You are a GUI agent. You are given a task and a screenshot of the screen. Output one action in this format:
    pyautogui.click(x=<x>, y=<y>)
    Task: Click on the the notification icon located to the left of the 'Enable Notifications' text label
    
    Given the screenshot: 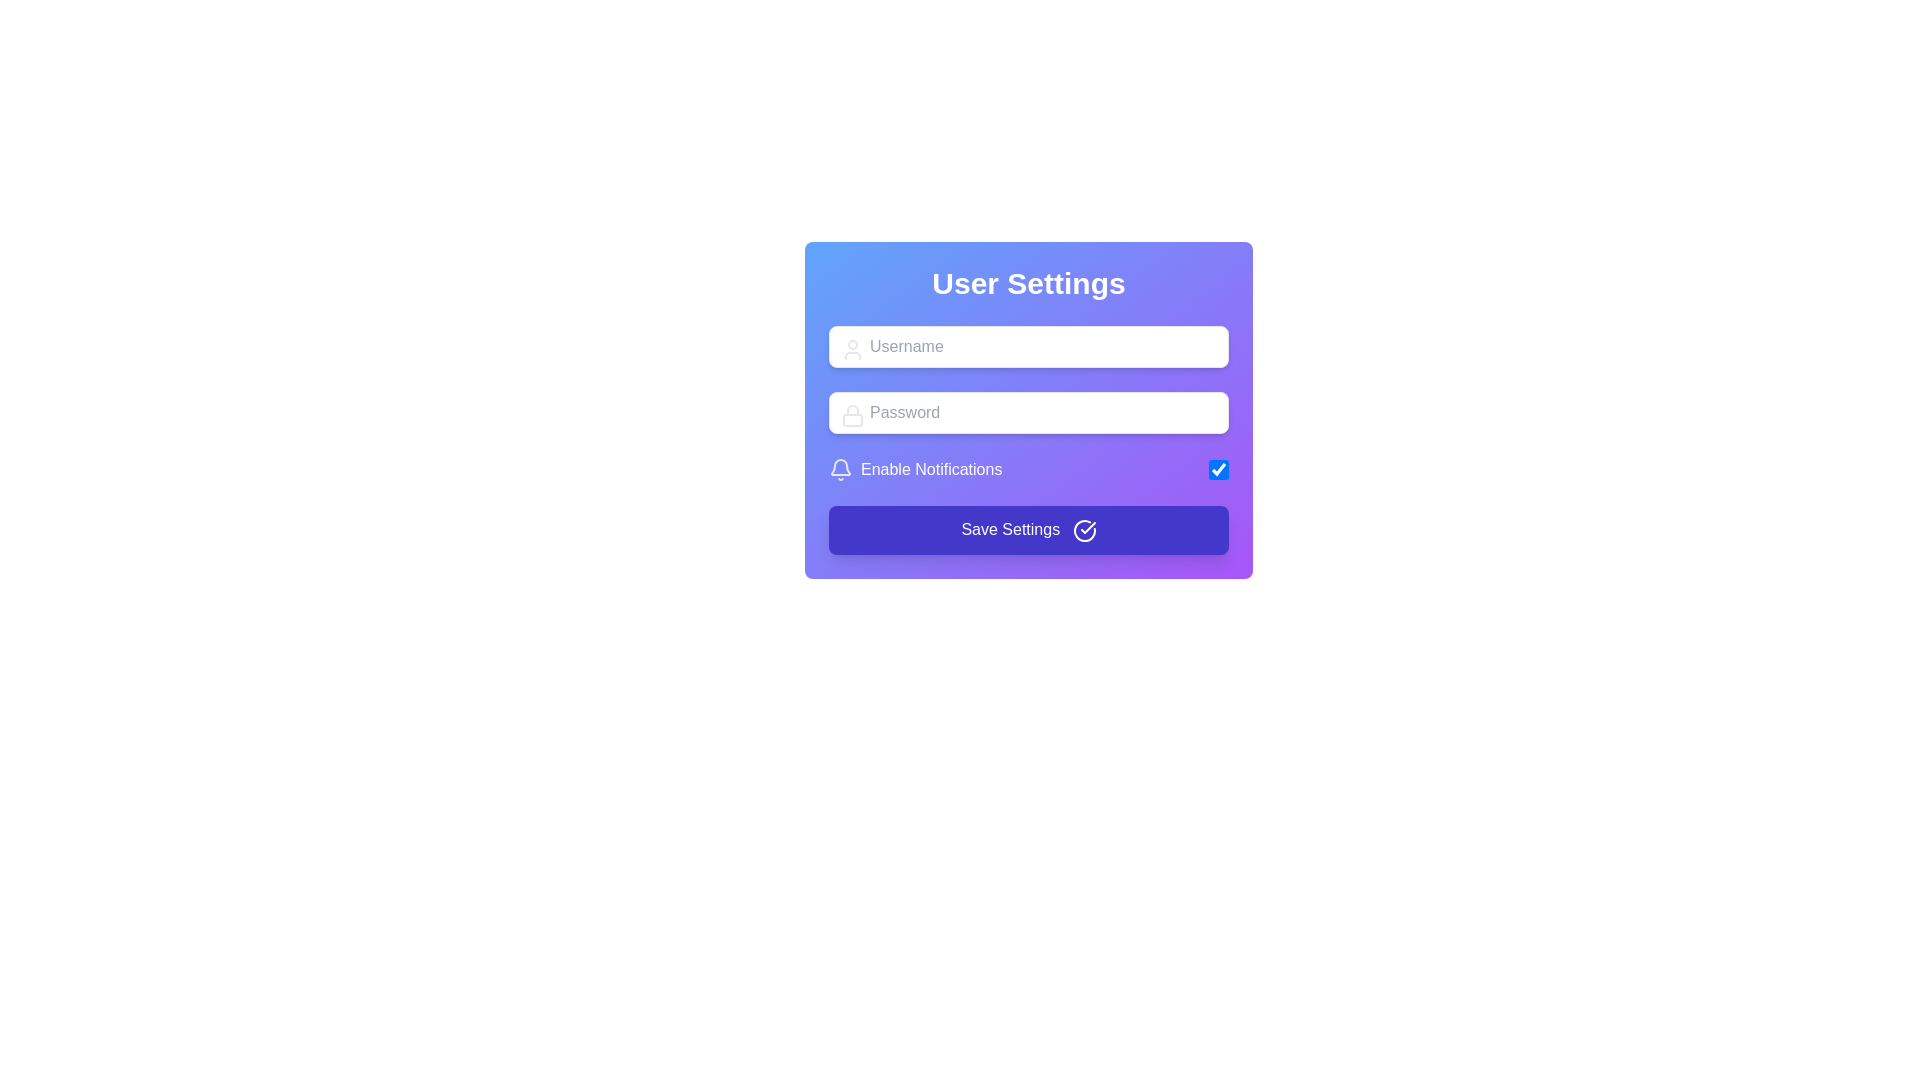 What is the action you would take?
    pyautogui.click(x=840, y=467)
    